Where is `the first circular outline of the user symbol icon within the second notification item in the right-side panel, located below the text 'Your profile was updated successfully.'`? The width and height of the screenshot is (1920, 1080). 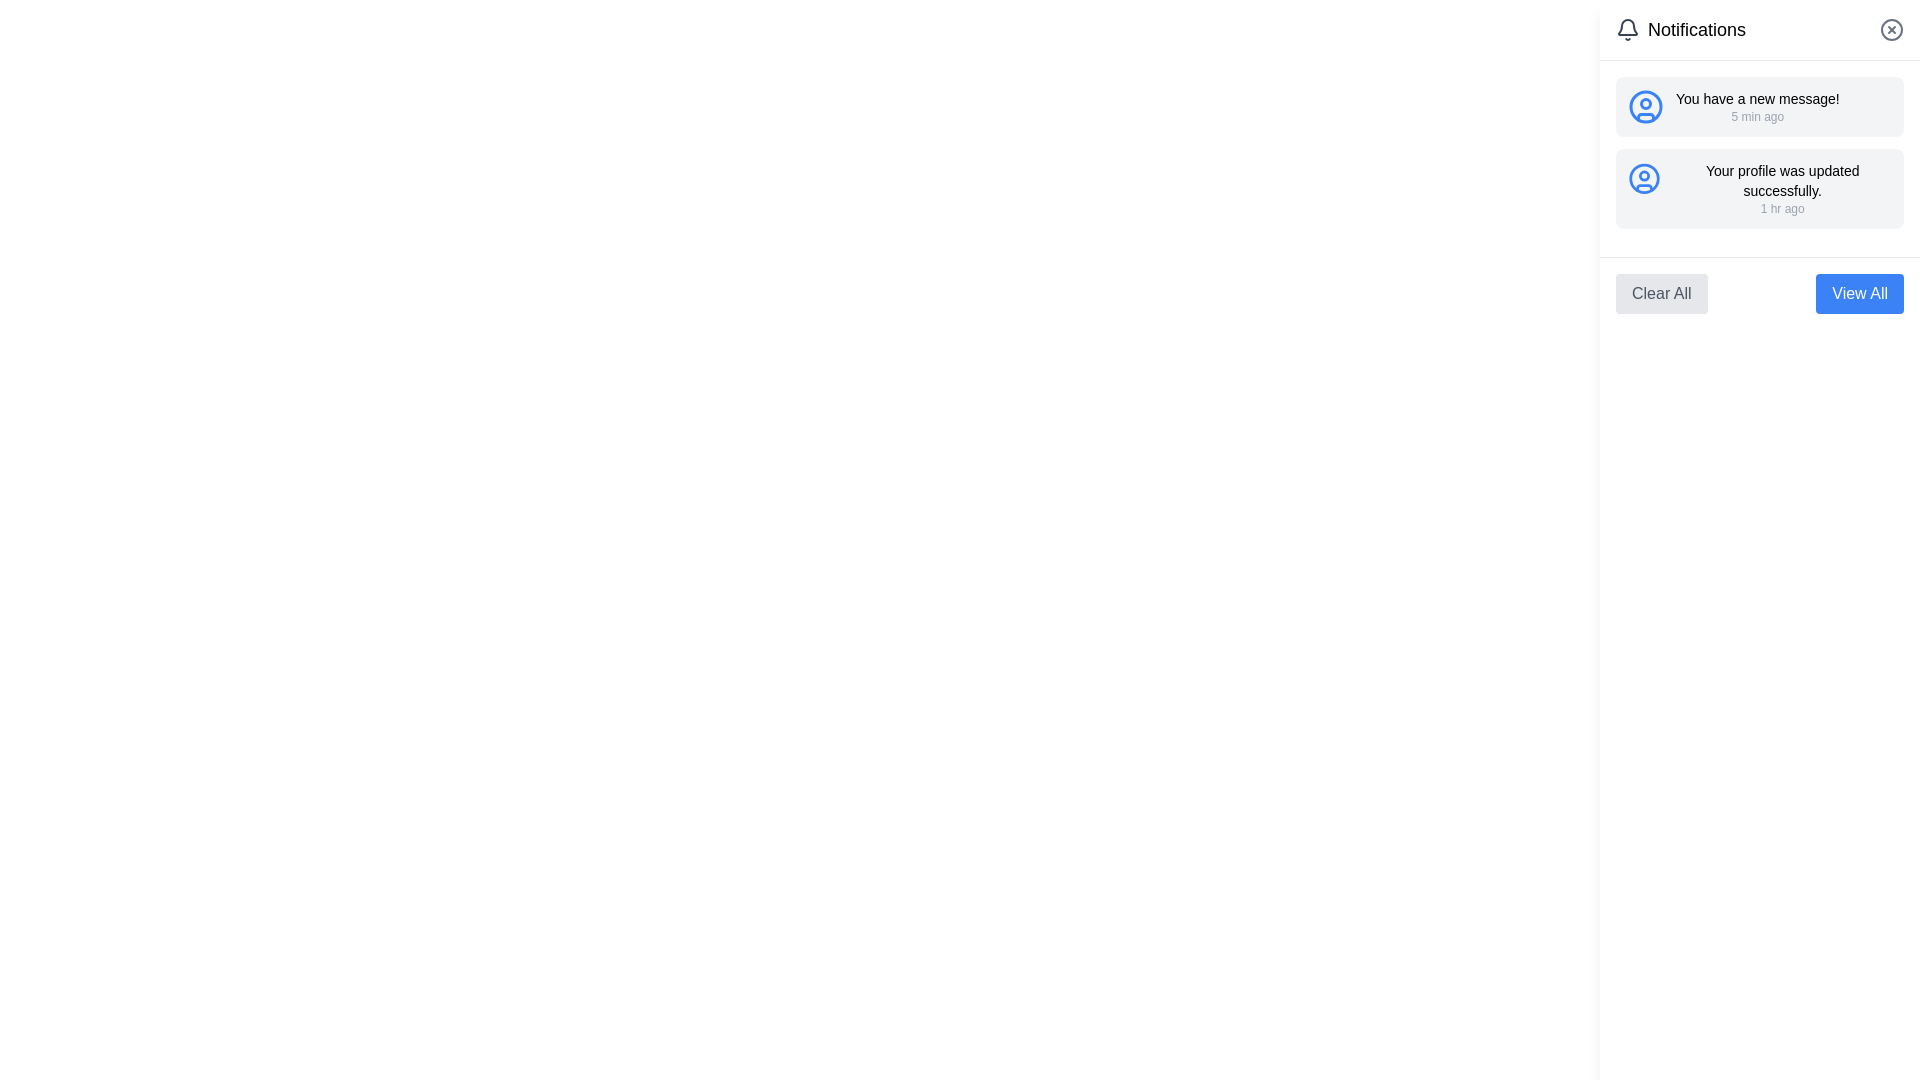
the first circular outline of the user symbol icon within the second notification item in the right-side panel, located below the text 'Your profile was updated successfully.' is located at coordinates (1644, 177).